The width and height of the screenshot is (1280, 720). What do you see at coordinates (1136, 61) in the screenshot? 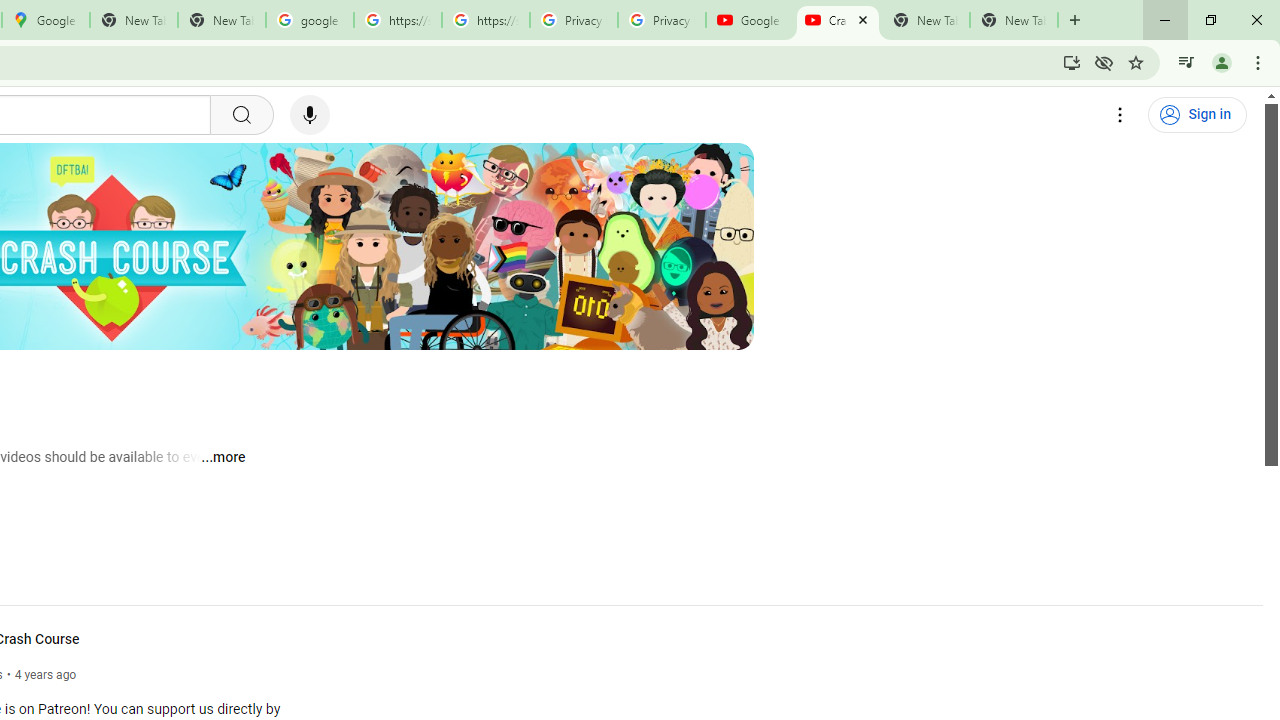
I see `'Bookmark this tab'` at bounding box center [1136, 61].